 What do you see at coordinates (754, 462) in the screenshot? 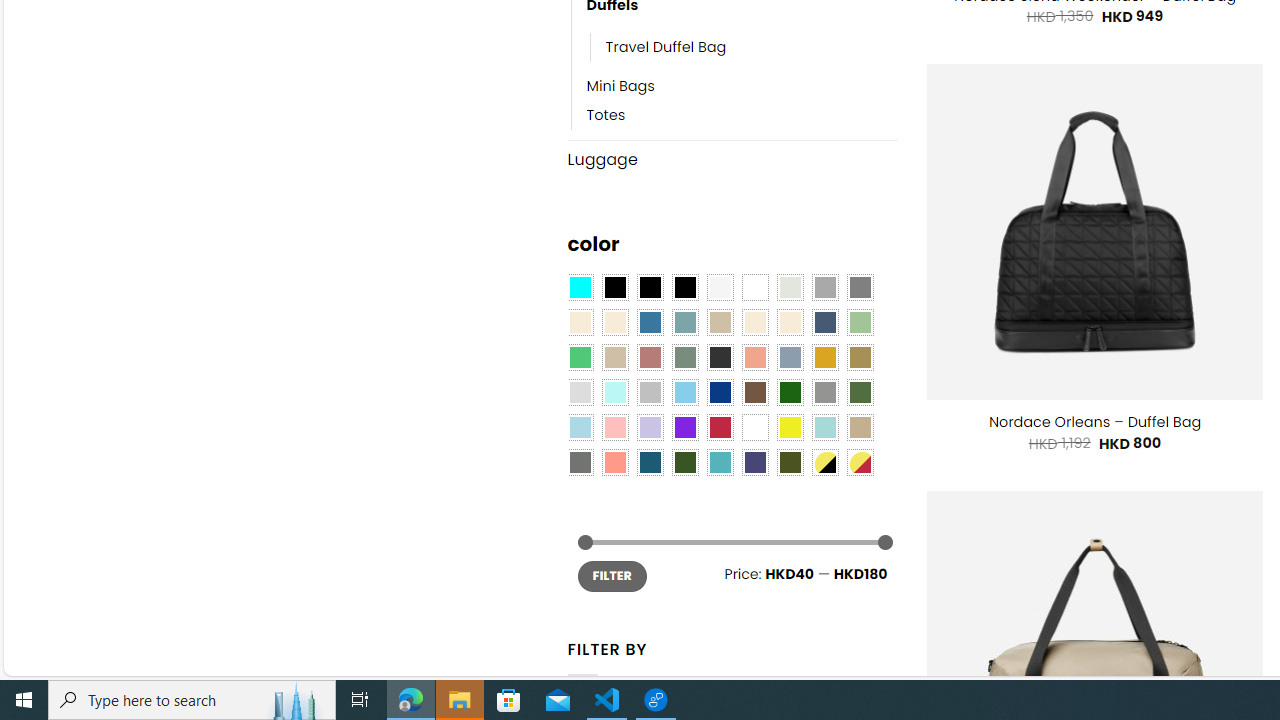
I see `'Purple Navy'` at bounding box center [754, 462].